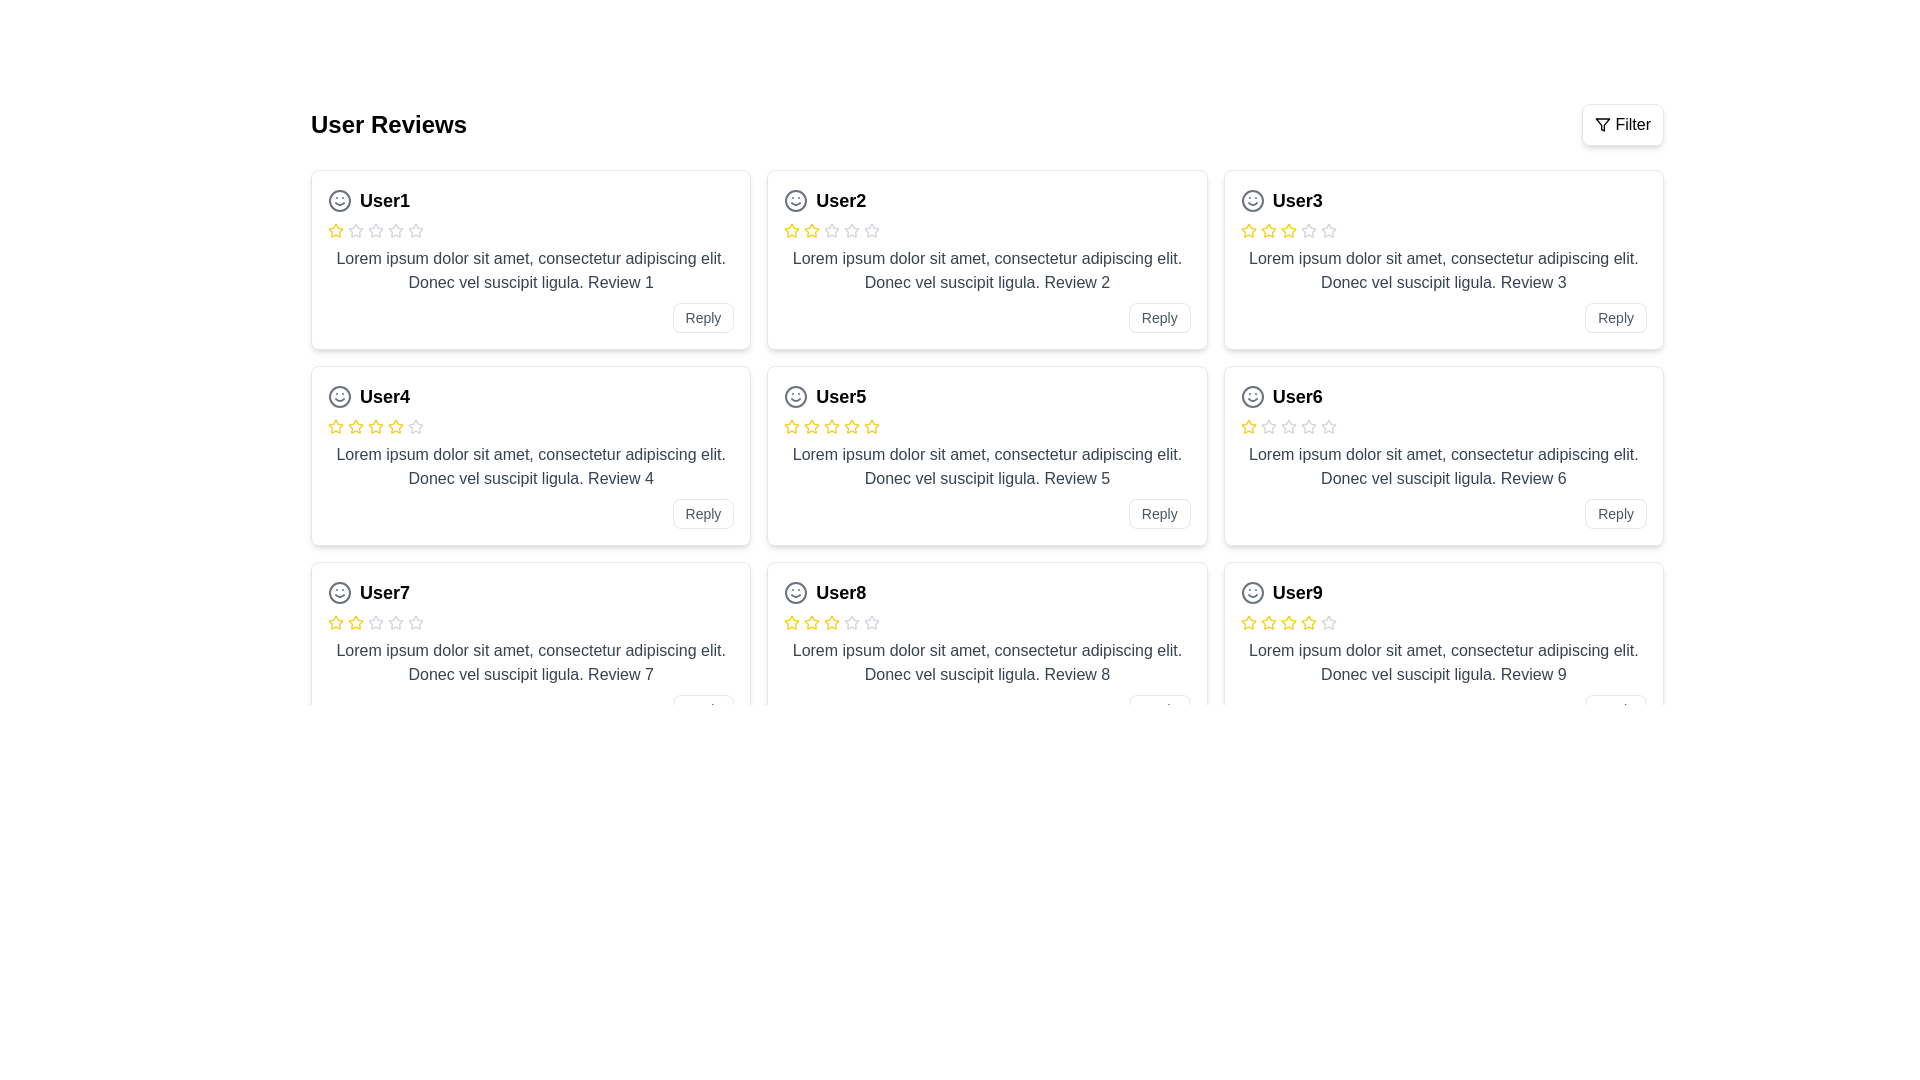 Image resolution: width=1920 pixels, height=1080 pixels. Describe the element at coordinates (1247, 426) in the screenshot. I see `the first Rating Star Icon with a yellow border in the review item for User6 in the reviews list` at that location.